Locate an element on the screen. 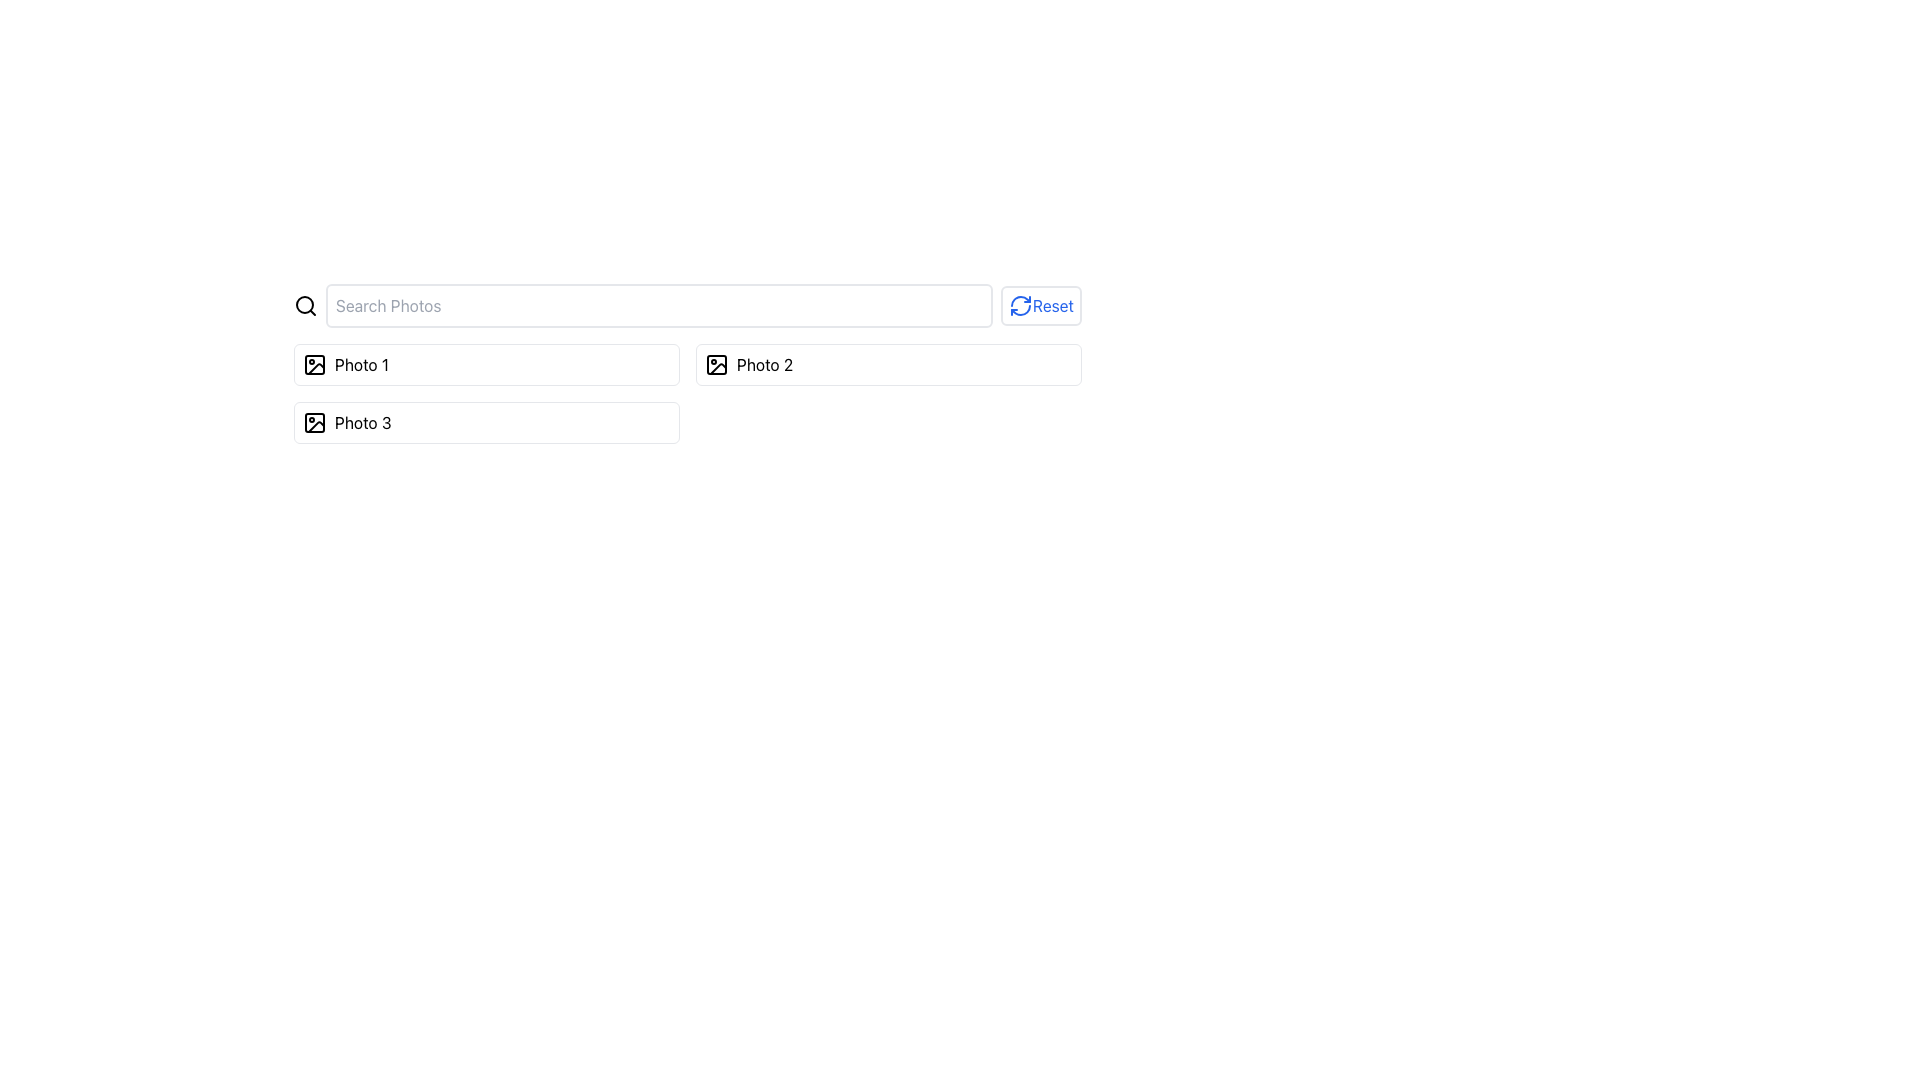 The width and height of the screenshot is (1920, 1080). the first selectable list item labeled 'Photo 1' is located at coordinates (486, 365).